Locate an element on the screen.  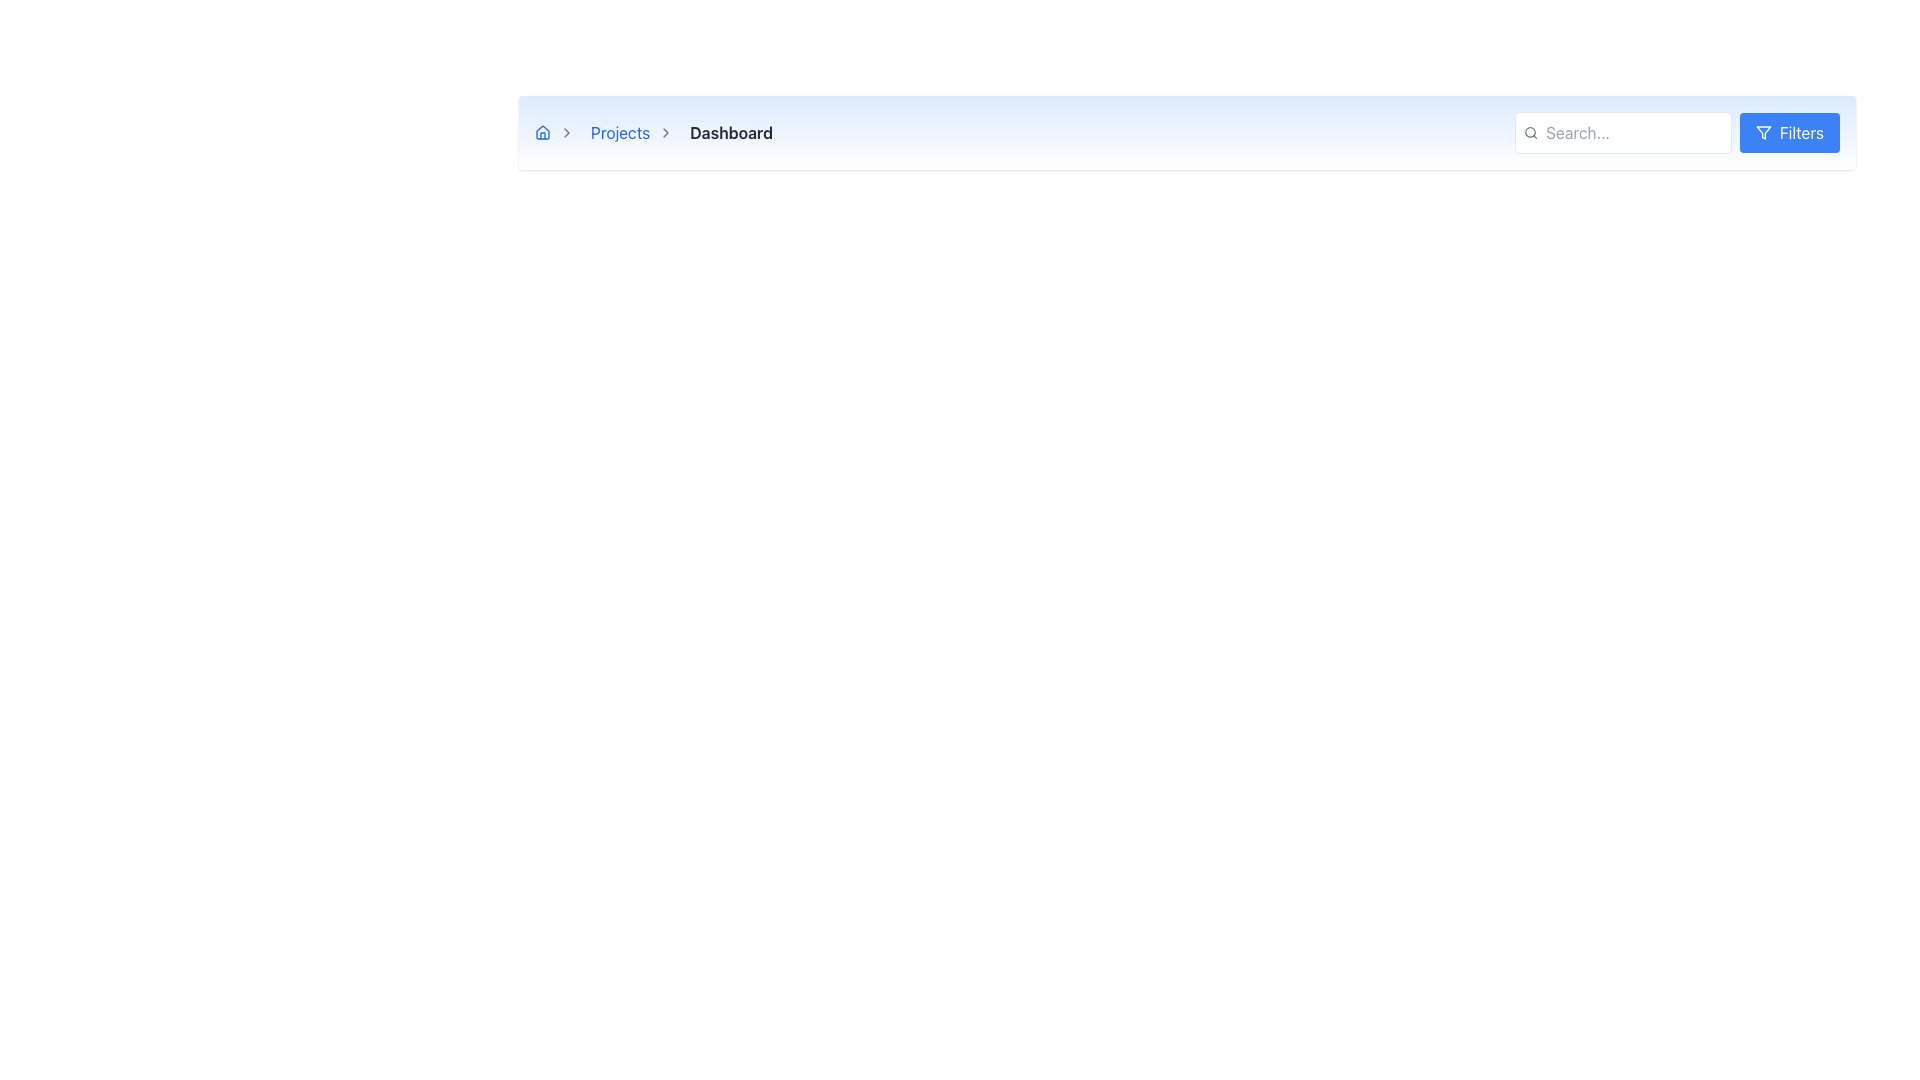
the right-pointing gray chevron icon located between the 'Projects' label and the 'Dashboard' label for navigational context is located at coordinates (565, 132).